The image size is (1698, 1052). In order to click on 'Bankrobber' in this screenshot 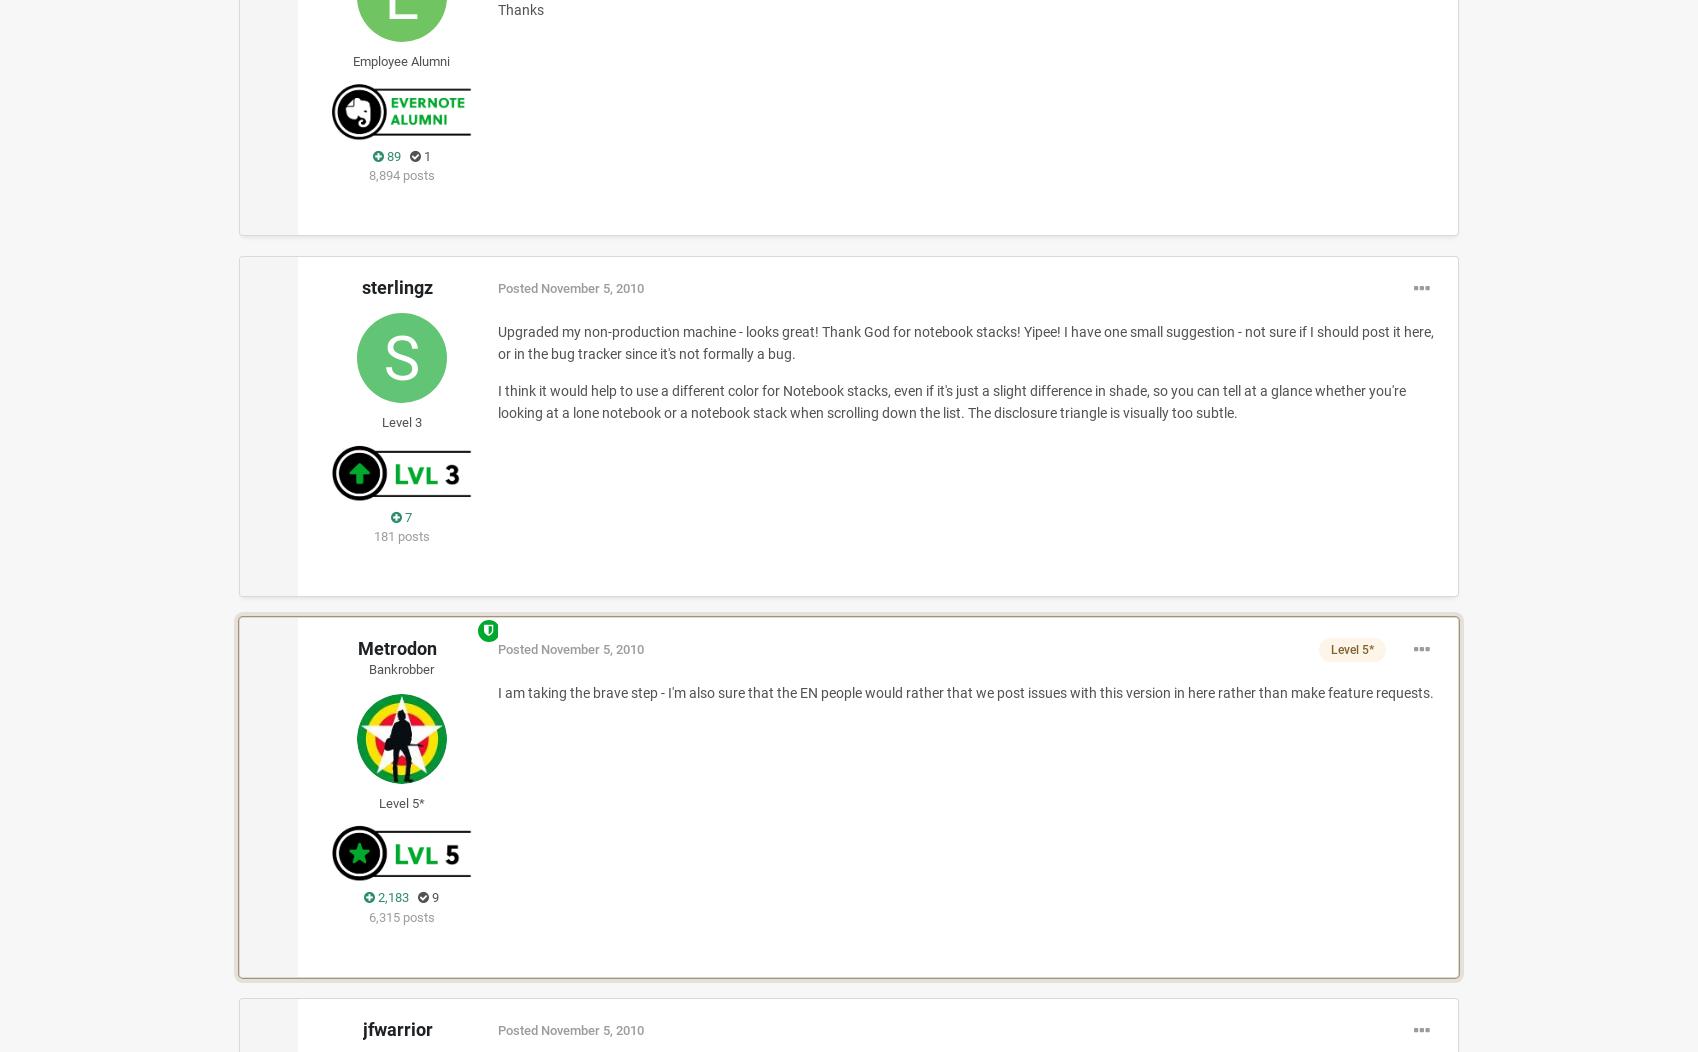, I will do `click(401, 668)`.